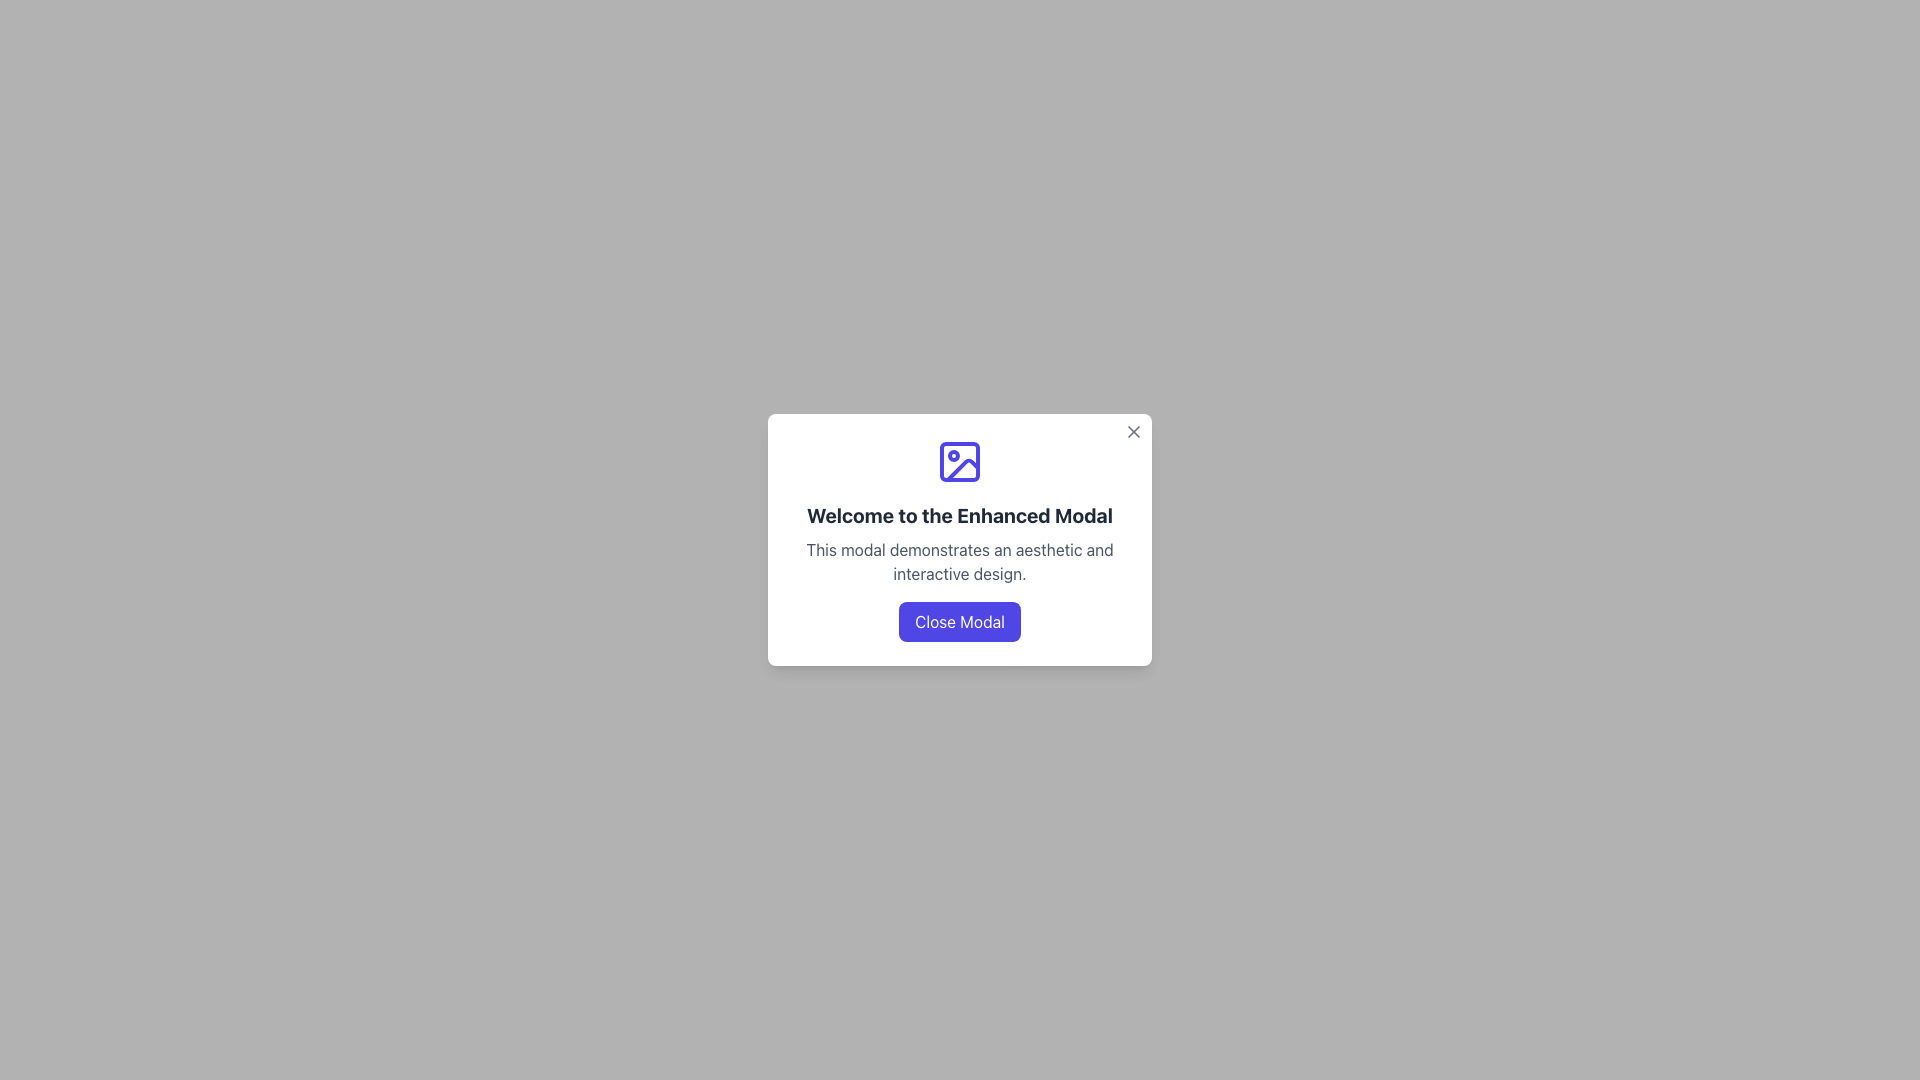 This screenshot has width=1920, height=1080. I want to click on the 'X' icon located at the top right corner of the modal dialog, so click(1133, 431).